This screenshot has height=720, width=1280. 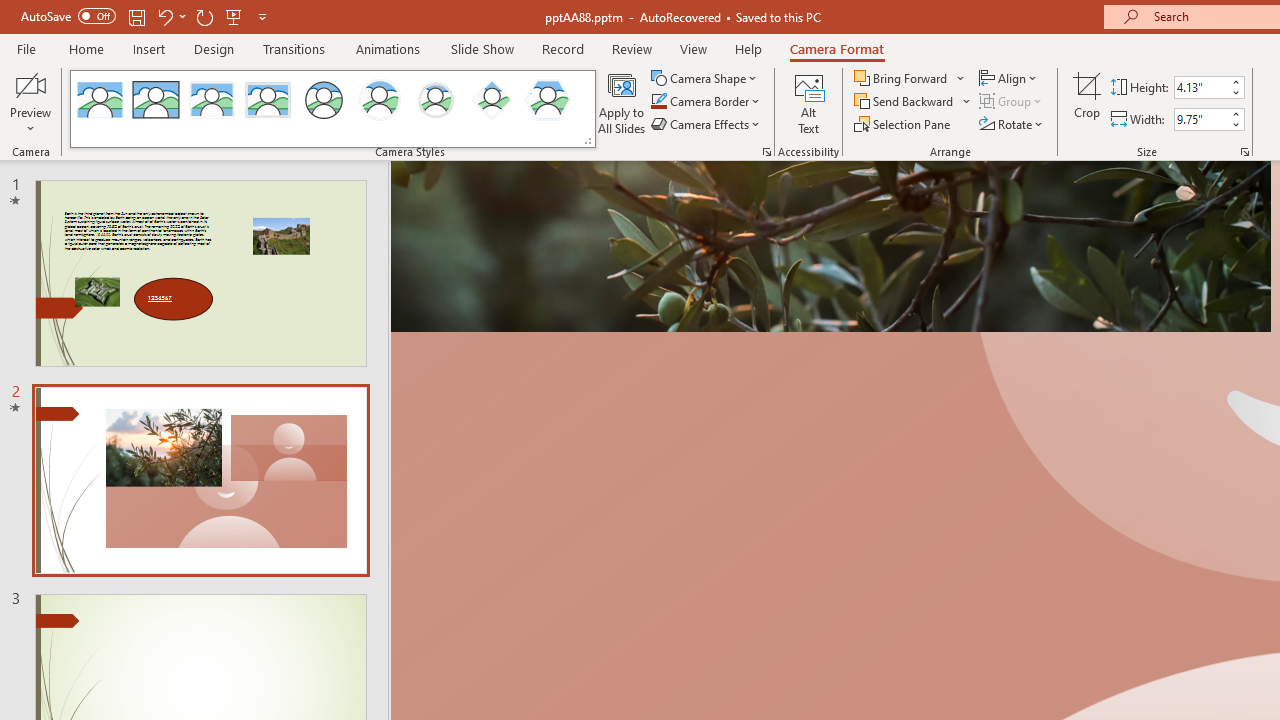 What do you see at coordinates (706, 101) in the screenshot?
I see `'Camera Border'` at bounding box center [706, 101].